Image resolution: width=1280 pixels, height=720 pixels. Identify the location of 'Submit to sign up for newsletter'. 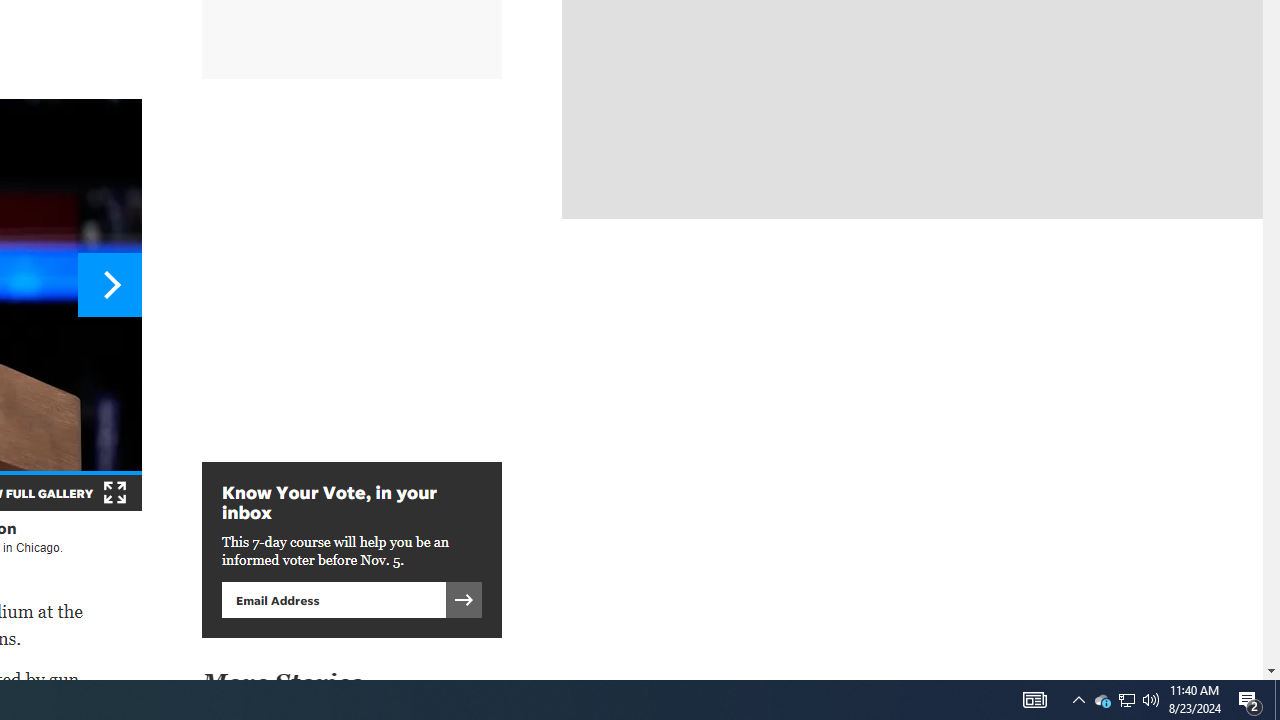
(463, 598).